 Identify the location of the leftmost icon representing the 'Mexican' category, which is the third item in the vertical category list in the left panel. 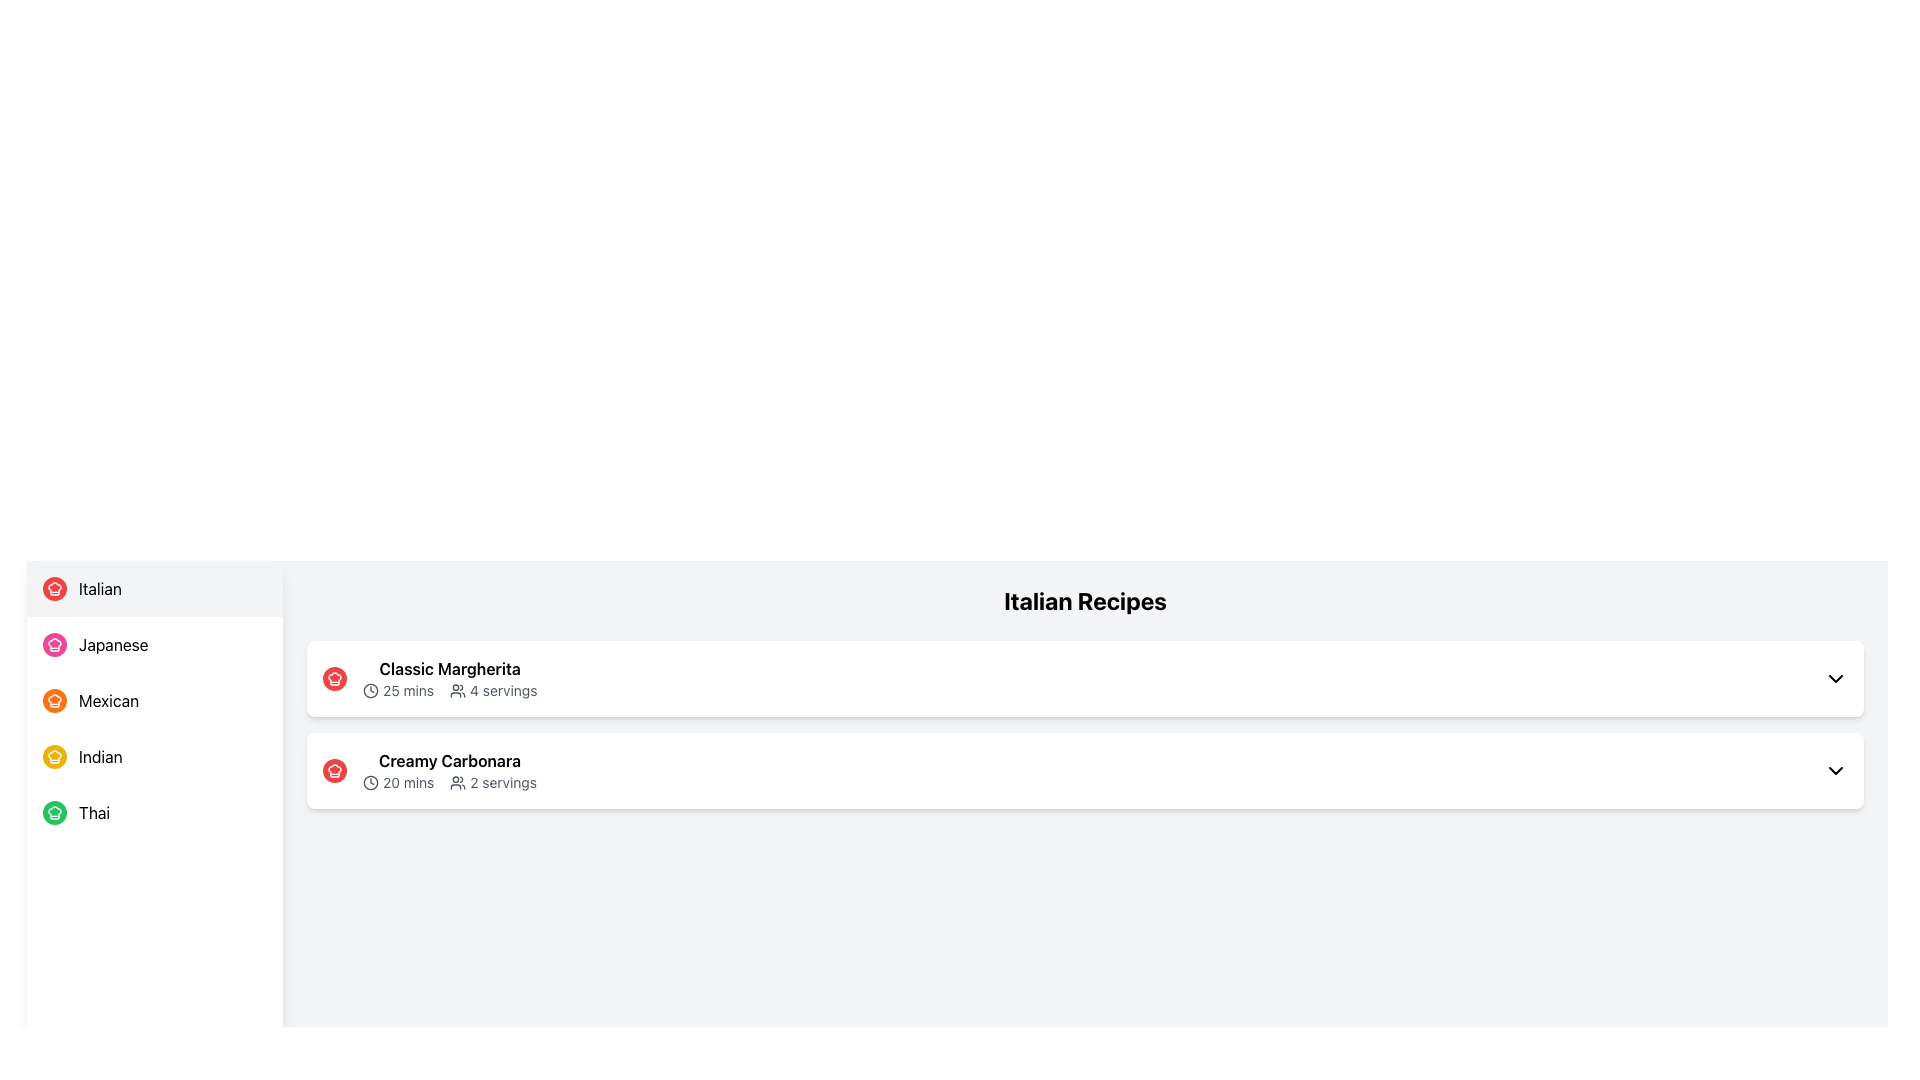
(54, 700).